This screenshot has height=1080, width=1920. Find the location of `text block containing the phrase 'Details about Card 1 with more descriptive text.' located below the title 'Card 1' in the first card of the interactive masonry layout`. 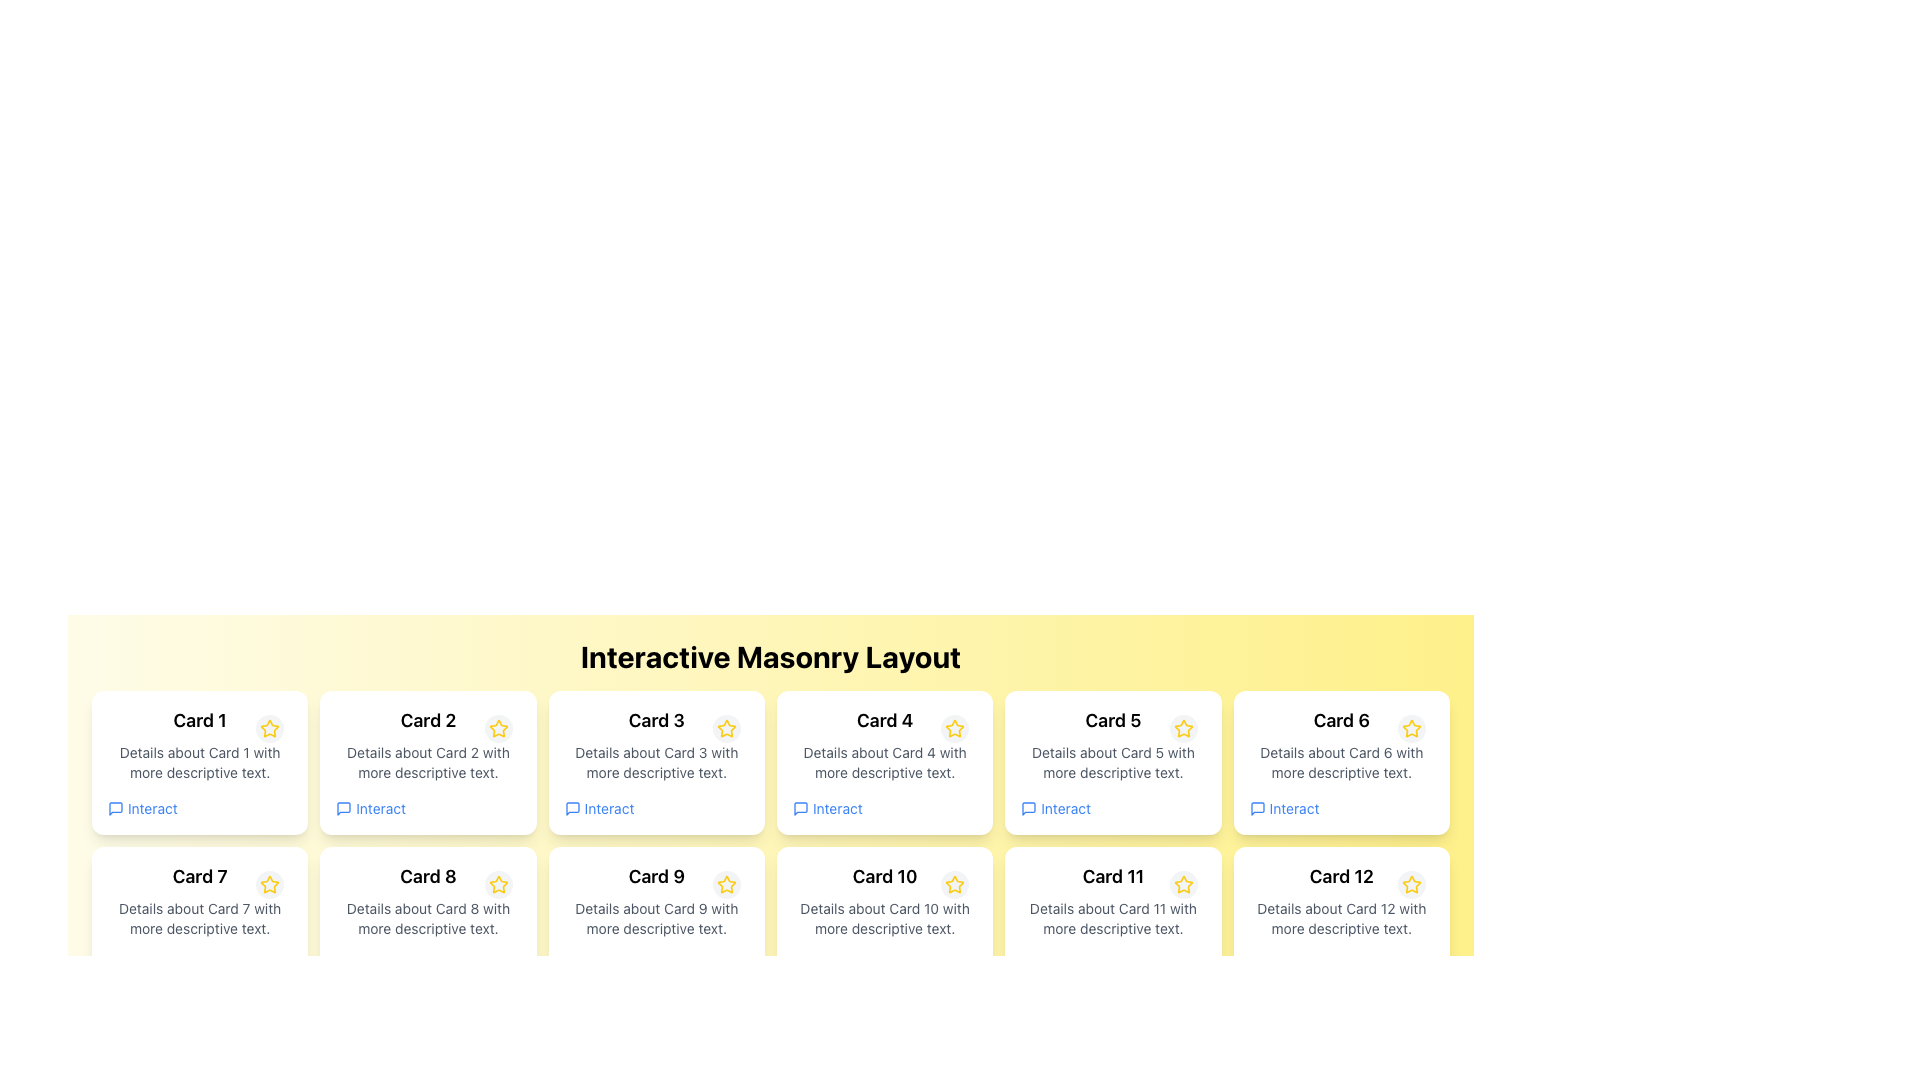

text block containing the phrase 'Details about Card 1 with more descriptive text.' located below the title 'Card 1' in the first card of the interactive masonry layout is located at coordinates (200, 763).